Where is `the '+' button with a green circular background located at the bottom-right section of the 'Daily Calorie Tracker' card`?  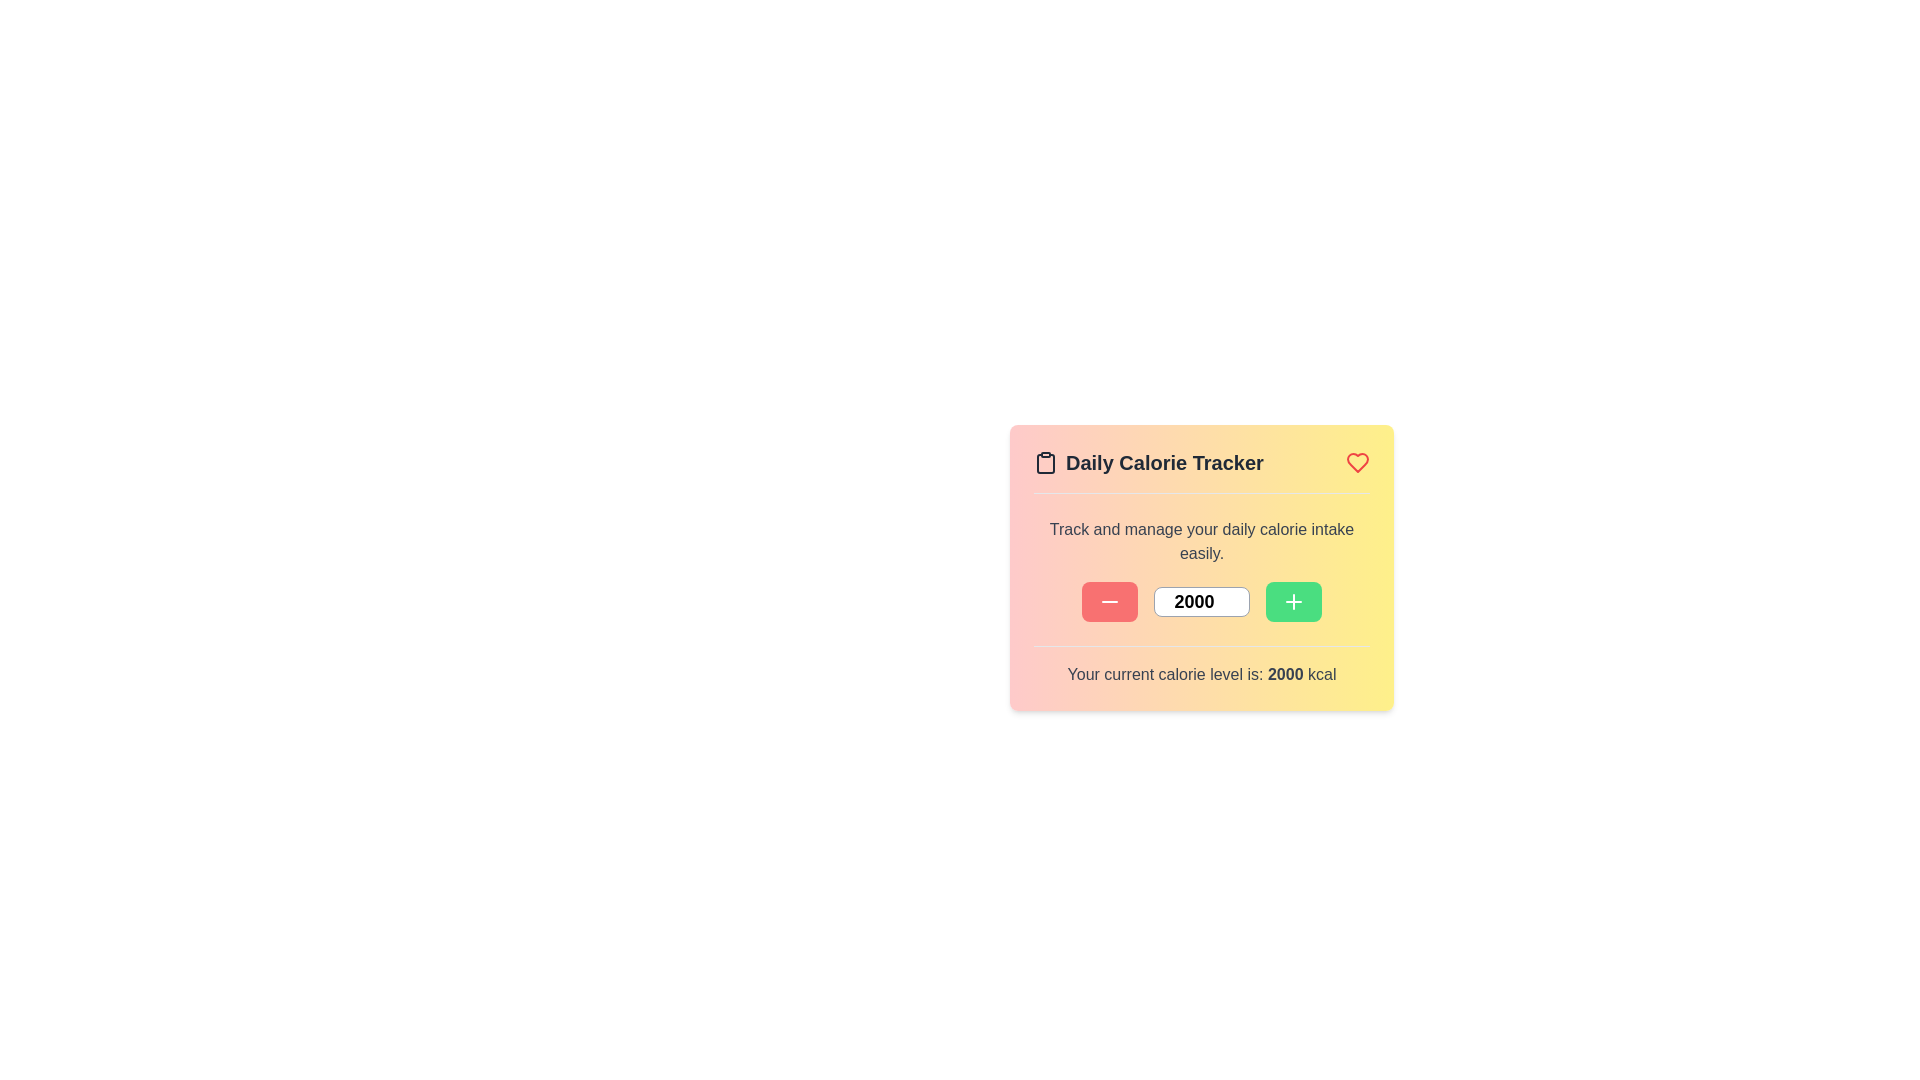
the '+' button with a green circular background located at the bottom-right section of the 'Daily Calorie Tracker' card is located at coordinates (1294, 600).